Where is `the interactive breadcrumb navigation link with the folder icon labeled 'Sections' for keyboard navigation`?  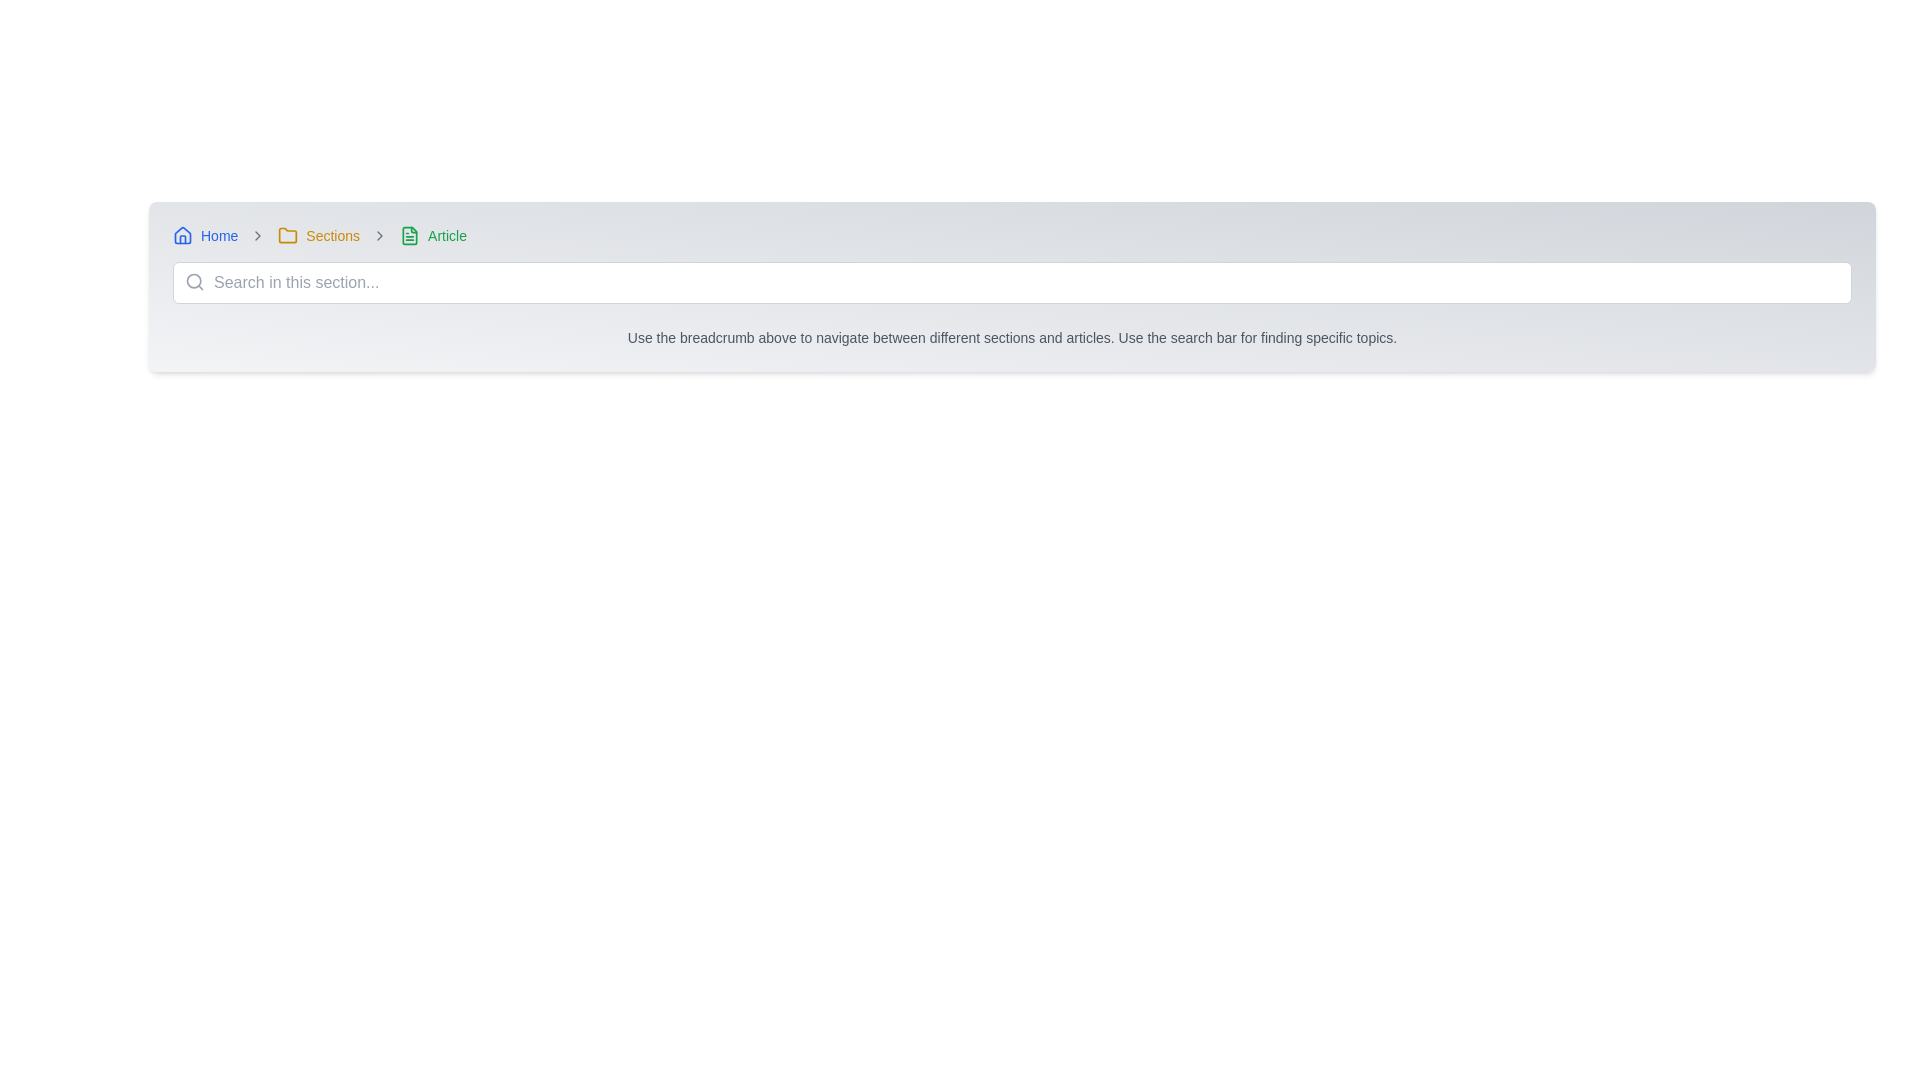 the interactive breadcrumb navigation link with the folder icon labeled 'Sections' for keyboard navigation is located at coordinates (317, 234).